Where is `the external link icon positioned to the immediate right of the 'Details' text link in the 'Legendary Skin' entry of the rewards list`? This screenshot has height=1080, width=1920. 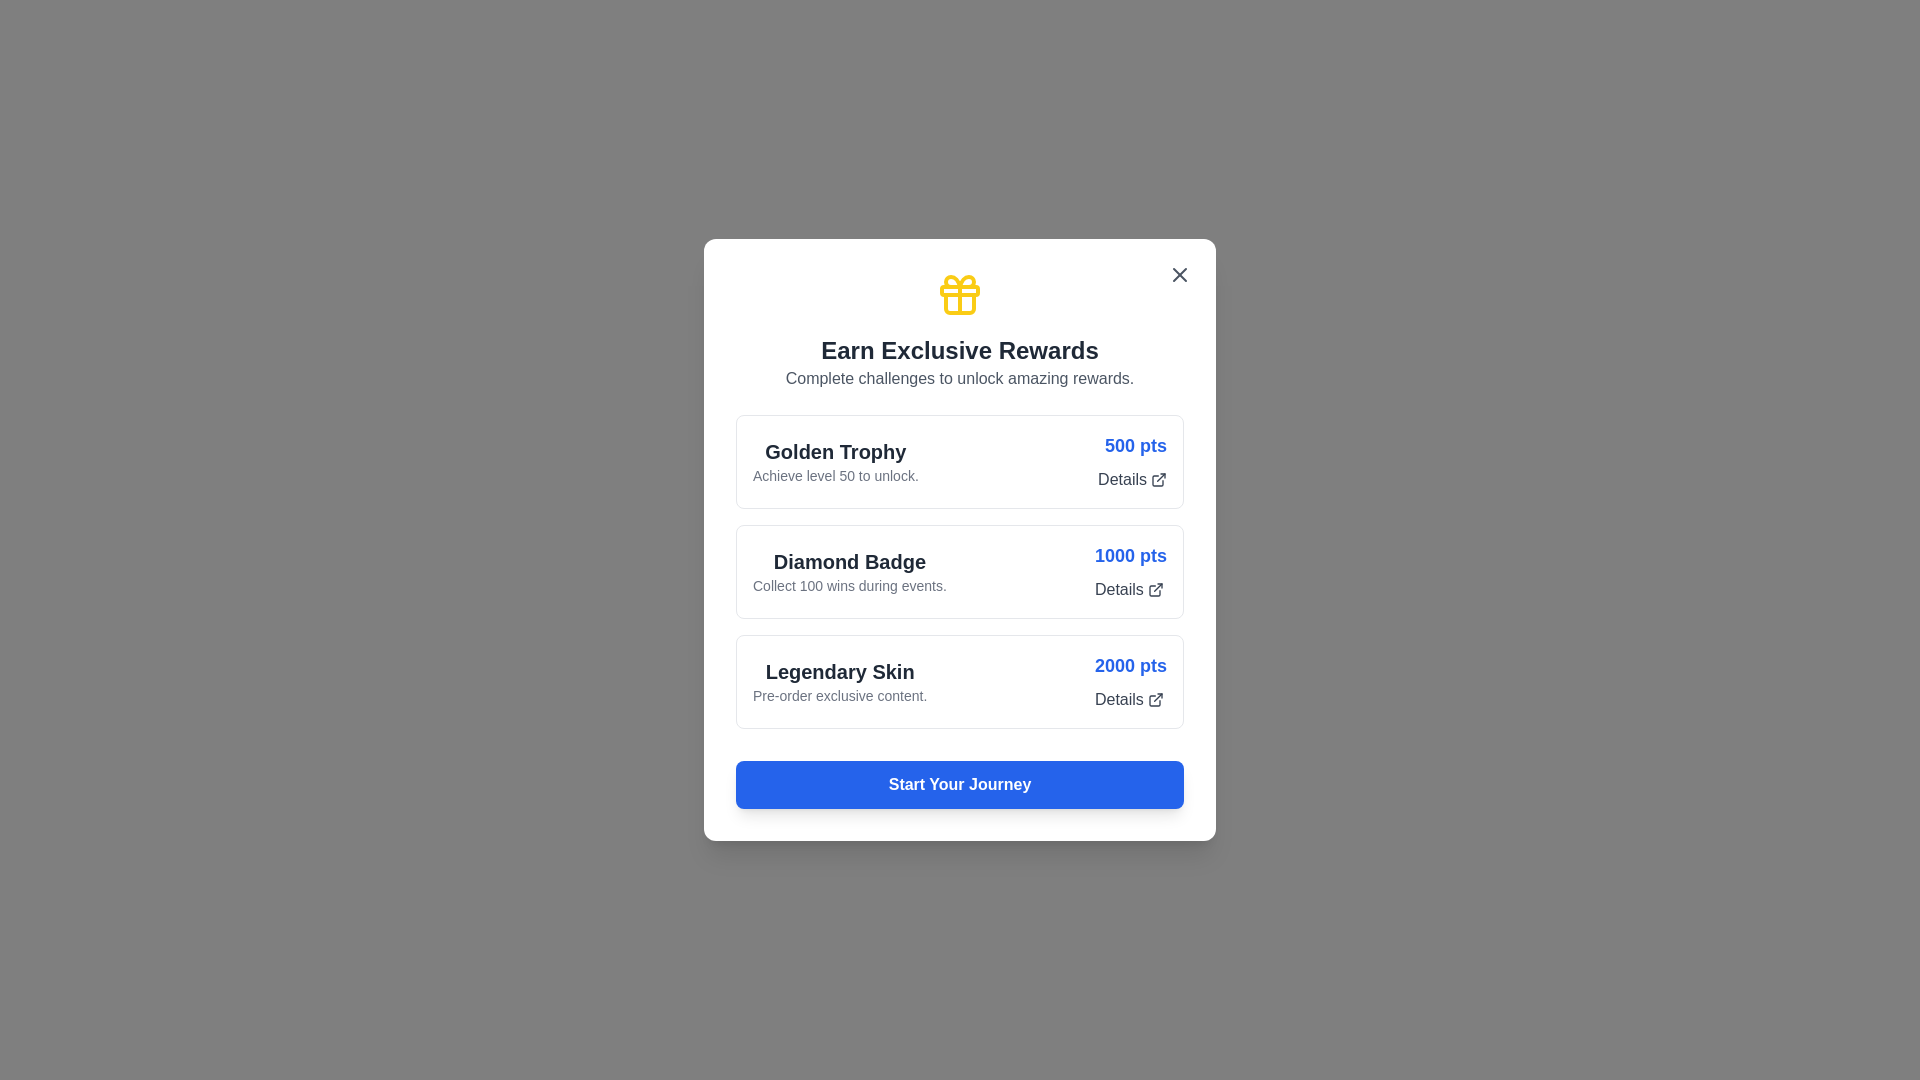
the external link icon positioned to the immediate right of the 'Details' text link in the 'Legendary Skin' entry of the rewards list is located at coordinates (1155, 698).